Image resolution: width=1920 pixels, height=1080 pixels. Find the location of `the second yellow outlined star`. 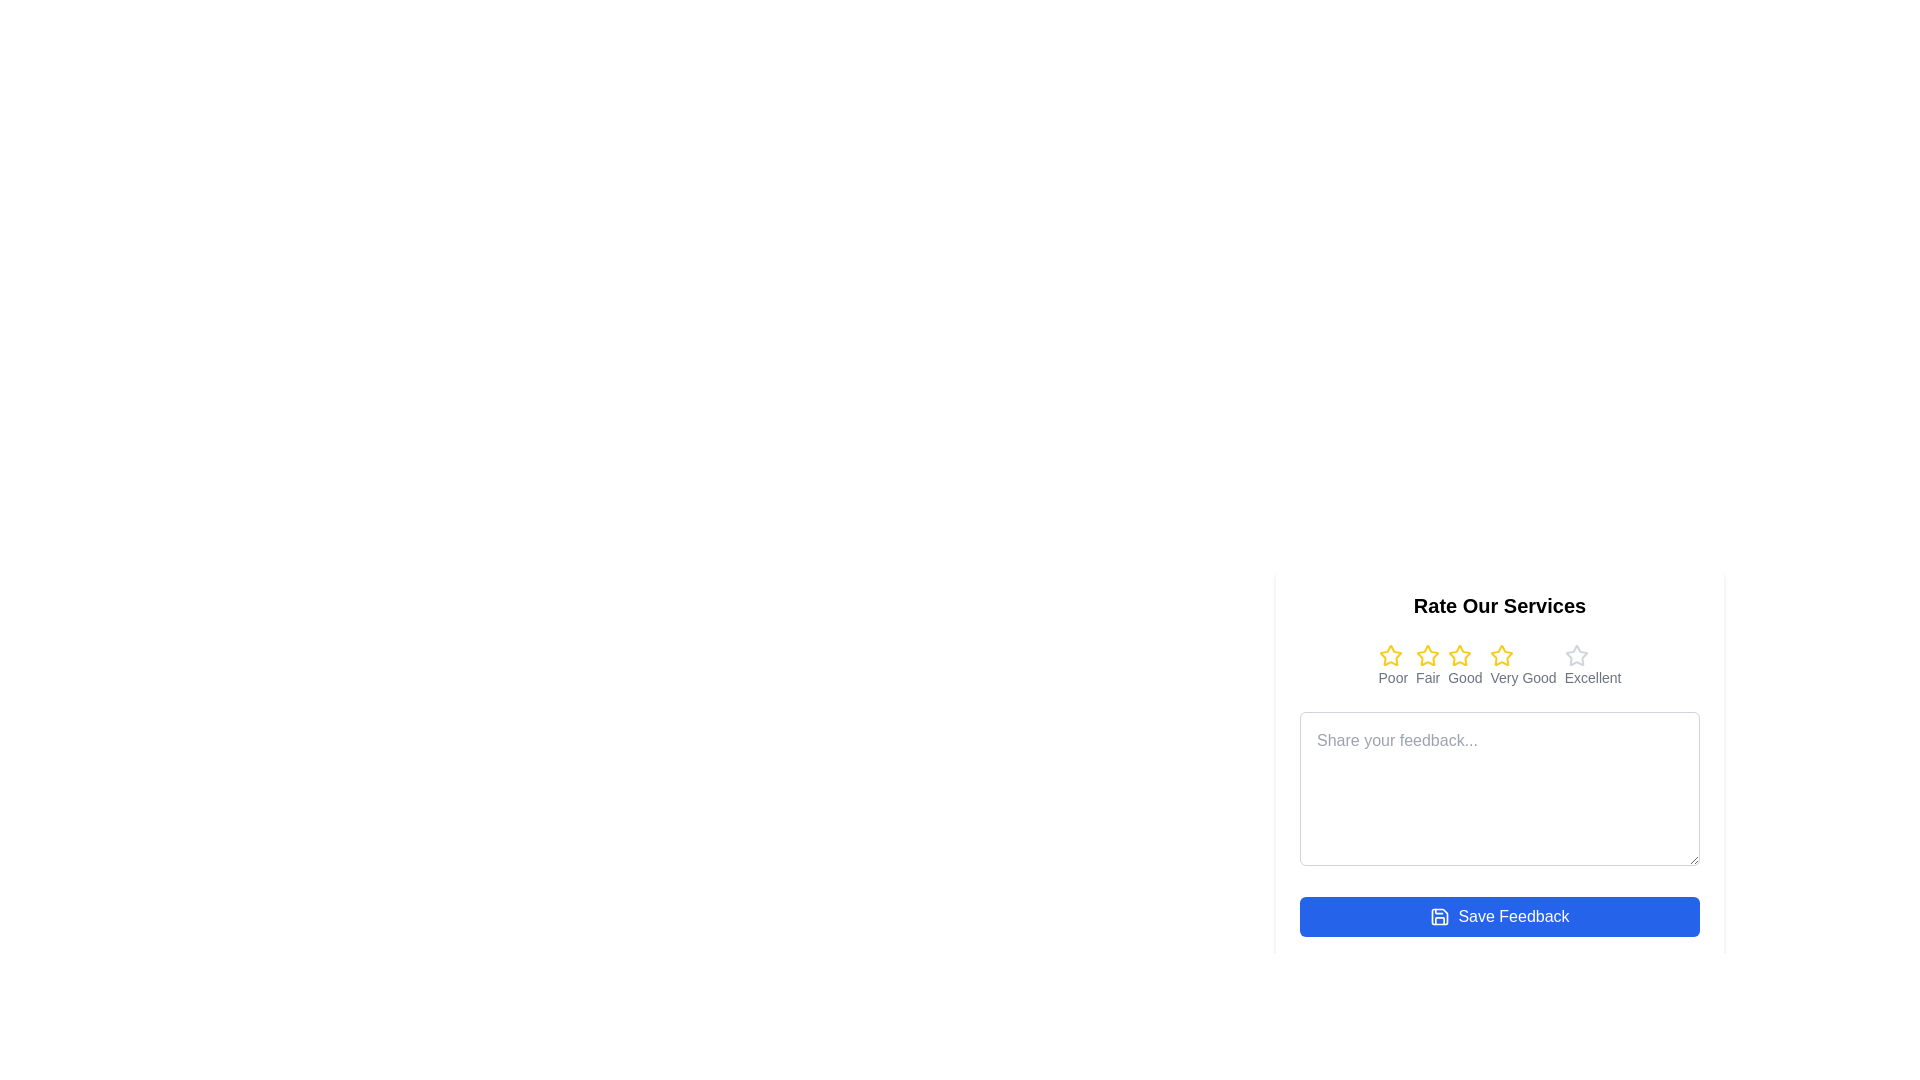

the second yellow outlined star is located at coordinates (1427, 655).